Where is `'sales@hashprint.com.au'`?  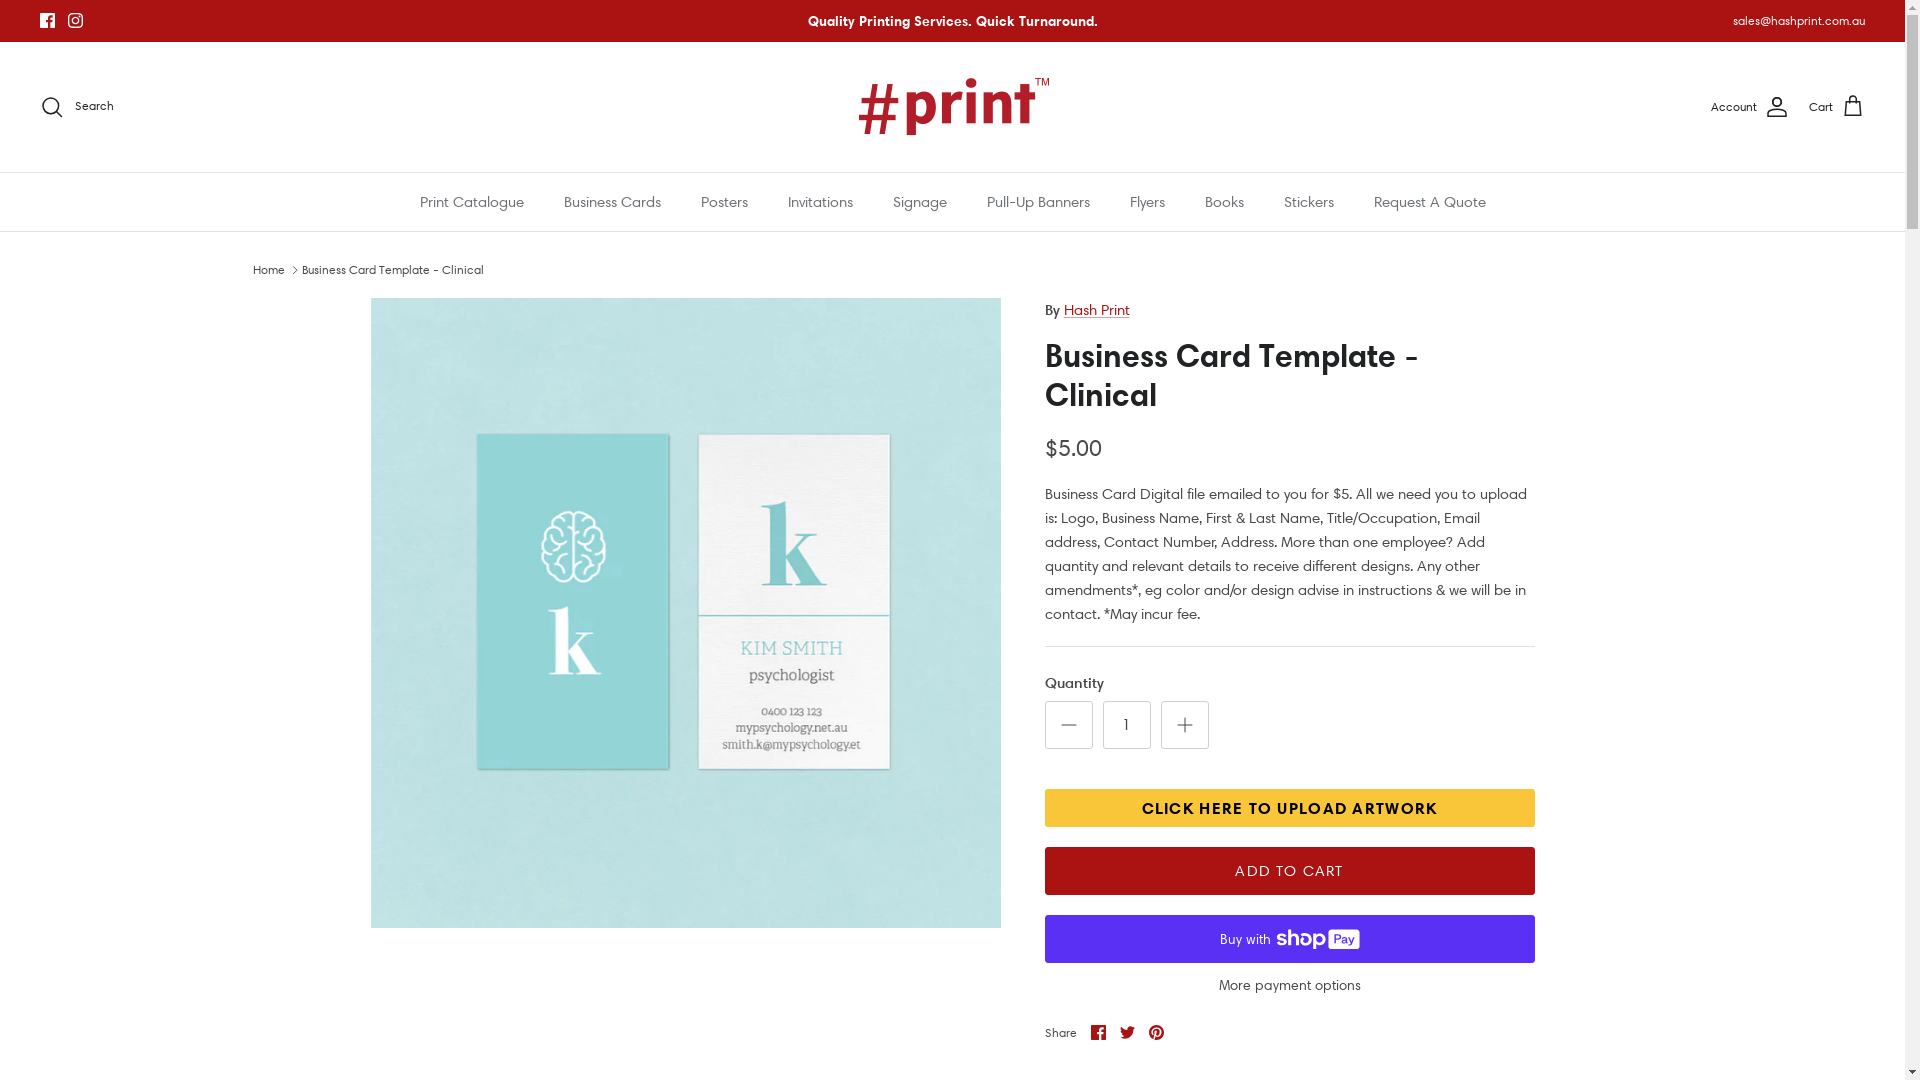
'sales@hashprint.com.au' is located at coordinates (1799, 20).